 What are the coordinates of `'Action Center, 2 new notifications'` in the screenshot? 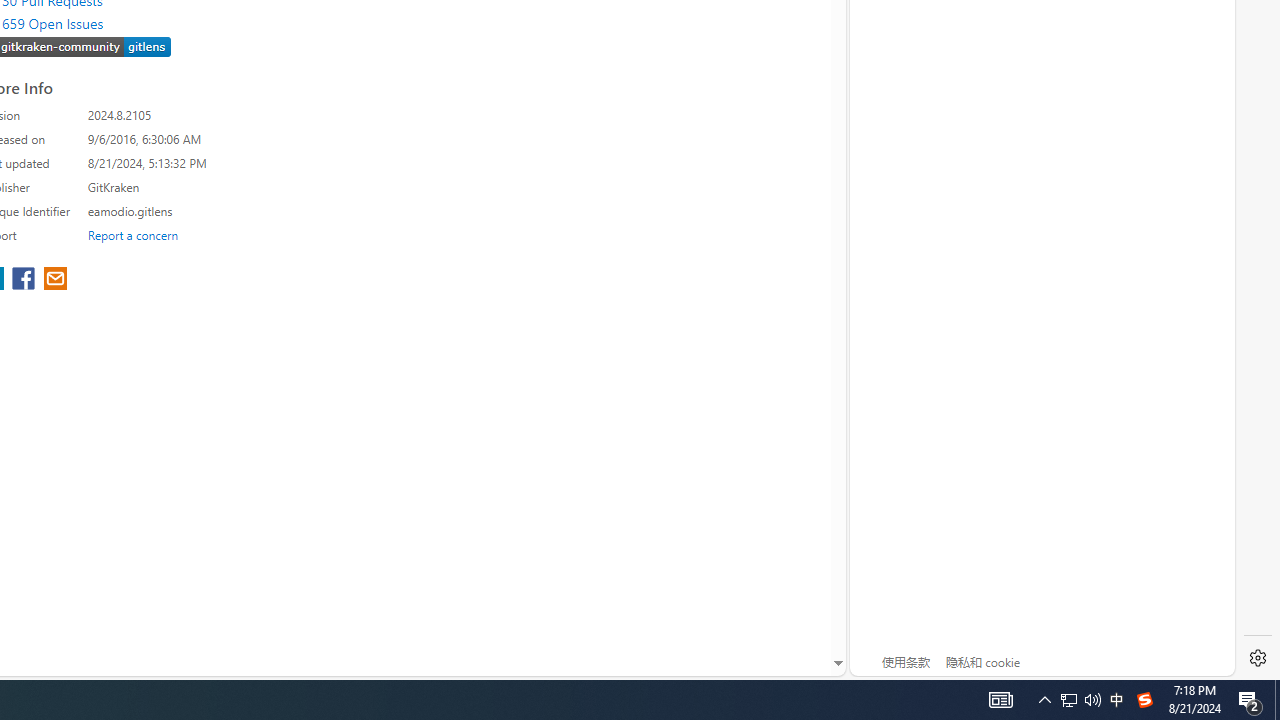 It's located at (1276, 698).